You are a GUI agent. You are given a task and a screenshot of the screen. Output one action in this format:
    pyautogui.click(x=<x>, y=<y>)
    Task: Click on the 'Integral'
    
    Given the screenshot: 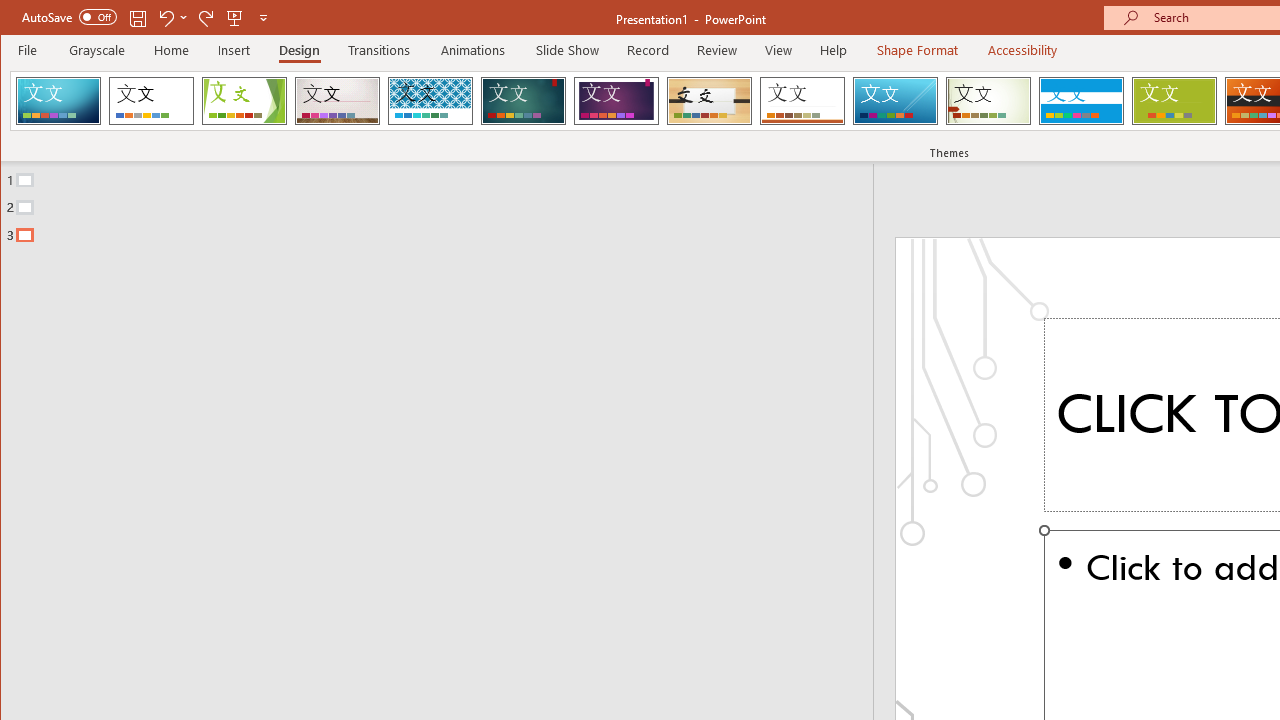 What is the action you would take?
    pyautogui.click(x=429, y=100)
    